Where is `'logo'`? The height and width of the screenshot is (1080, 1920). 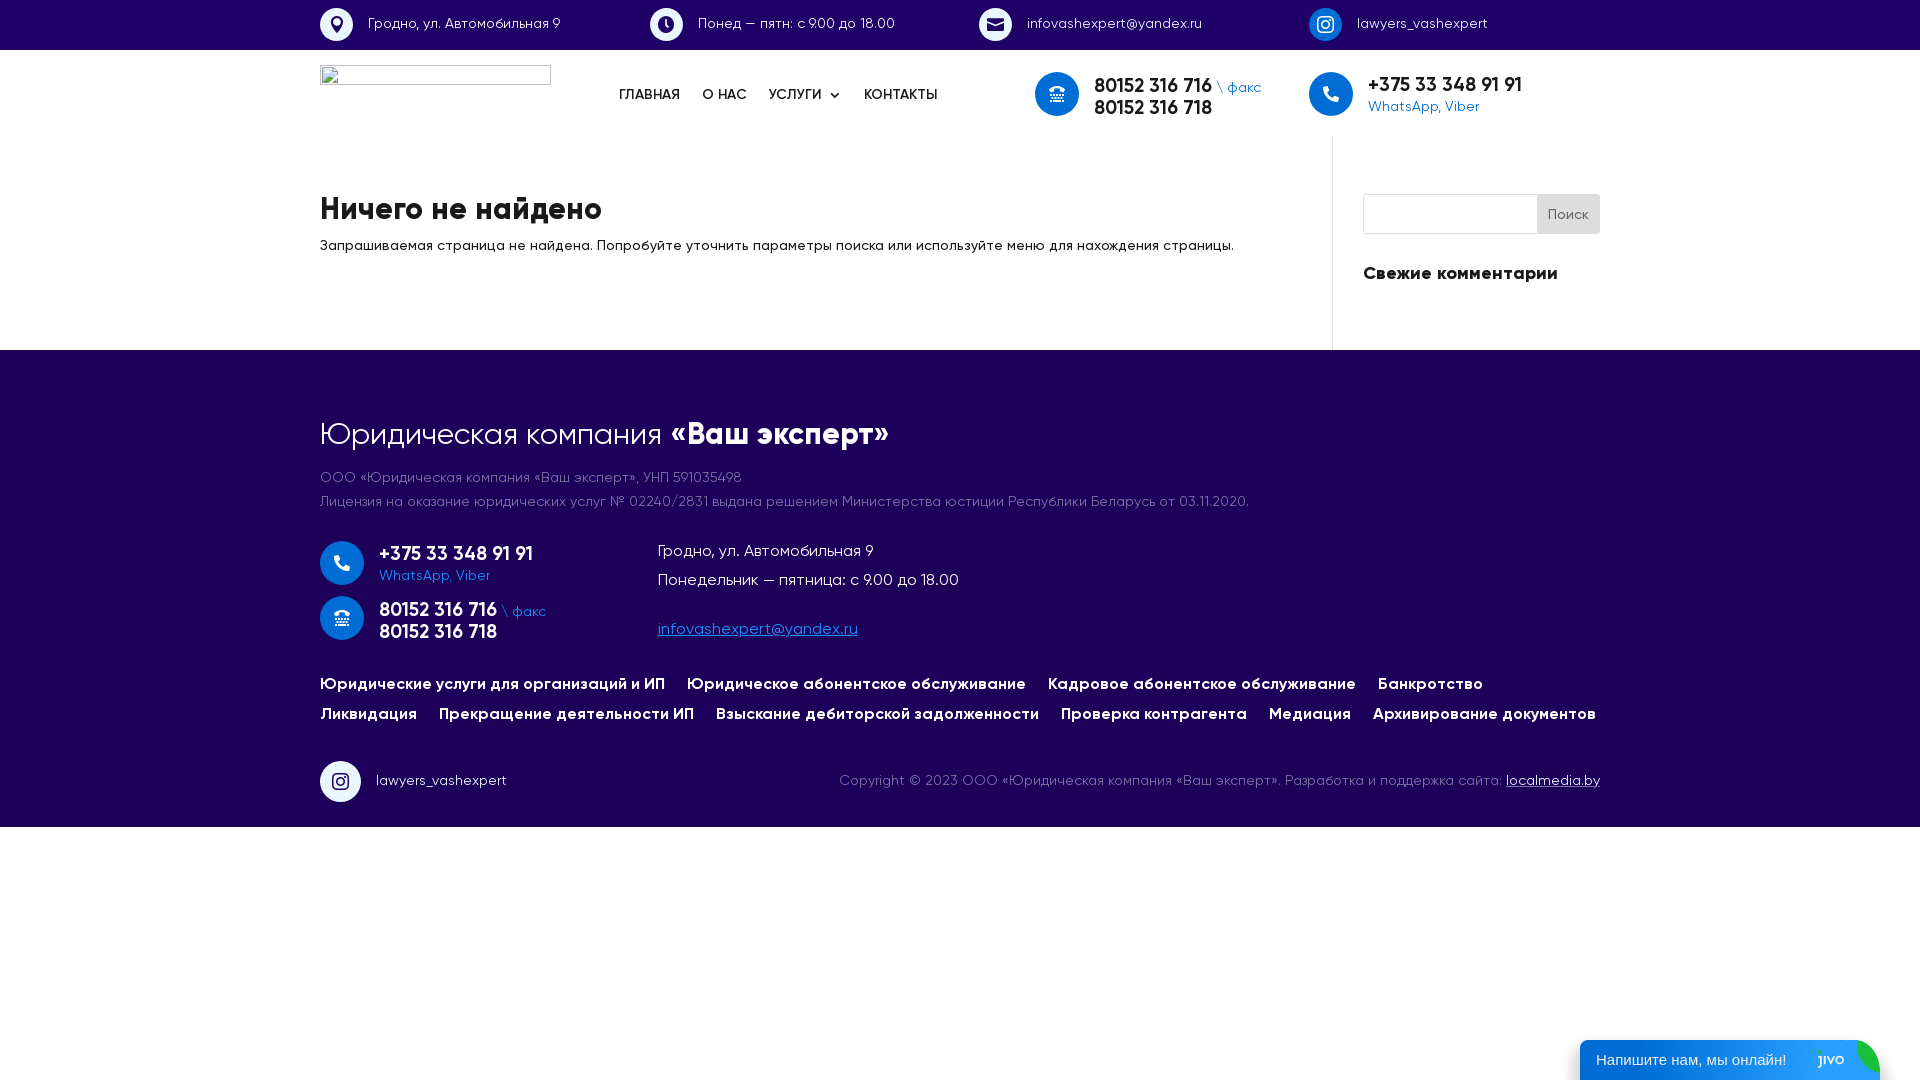 'logo' is located at coordinates (434, 92).